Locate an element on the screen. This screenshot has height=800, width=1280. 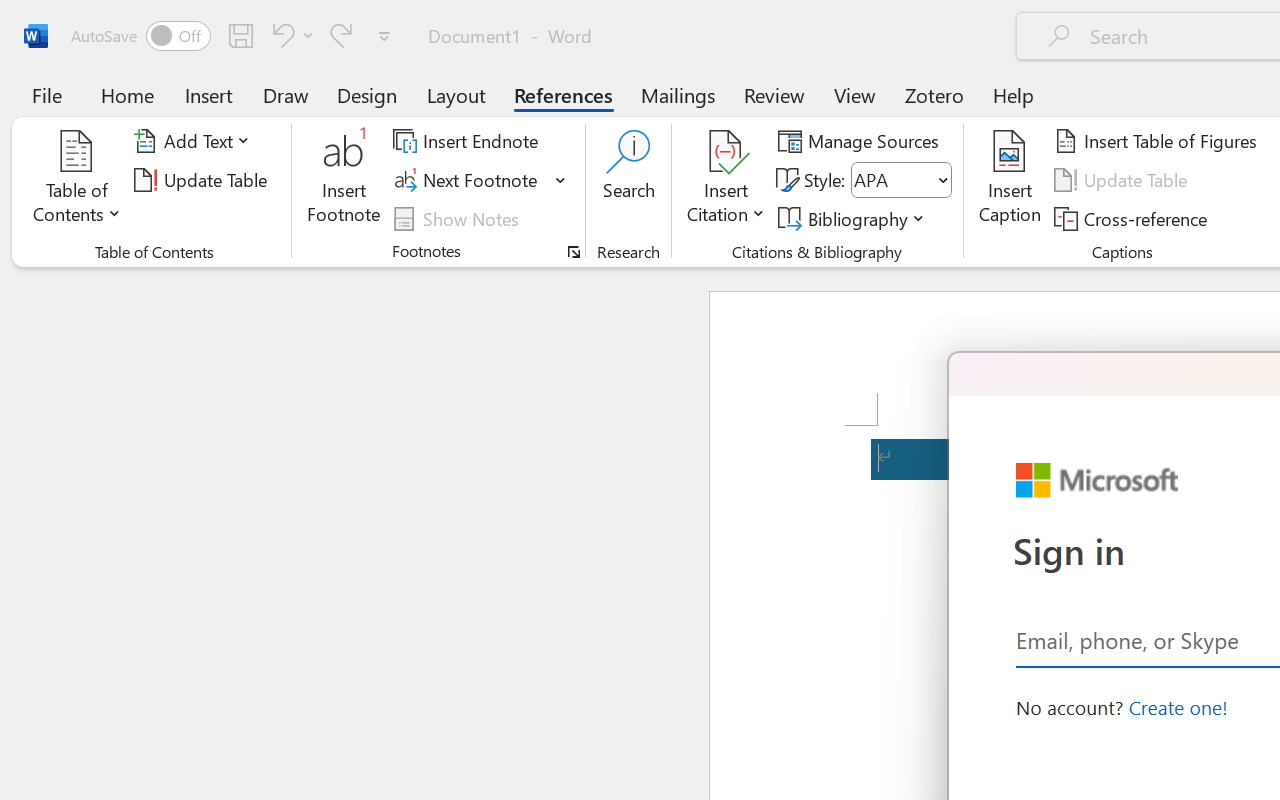
'Undo Apply Quick Style Set' is located at coordinates (279, 34).